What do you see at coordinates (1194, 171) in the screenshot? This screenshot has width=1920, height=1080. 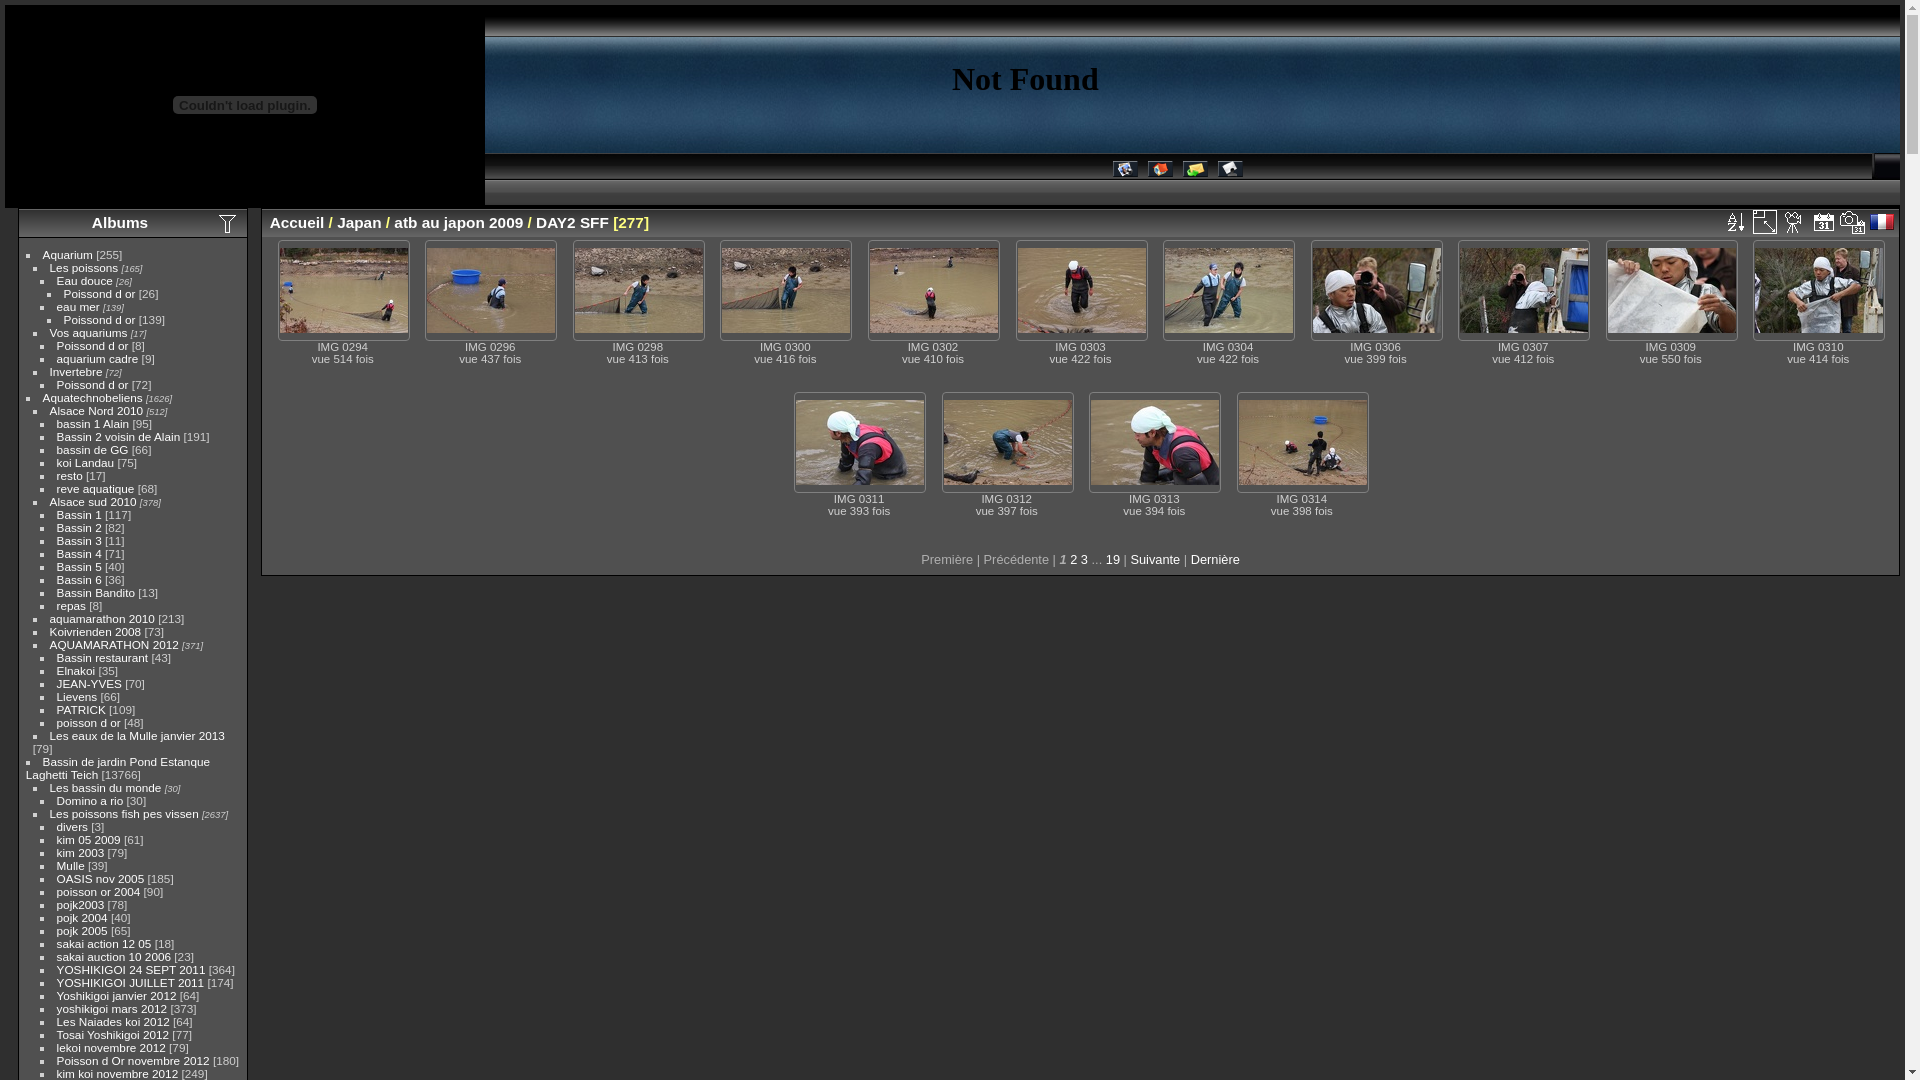 I see `'info@aquatechnobel.be'` at bounding box center [1194, 171].